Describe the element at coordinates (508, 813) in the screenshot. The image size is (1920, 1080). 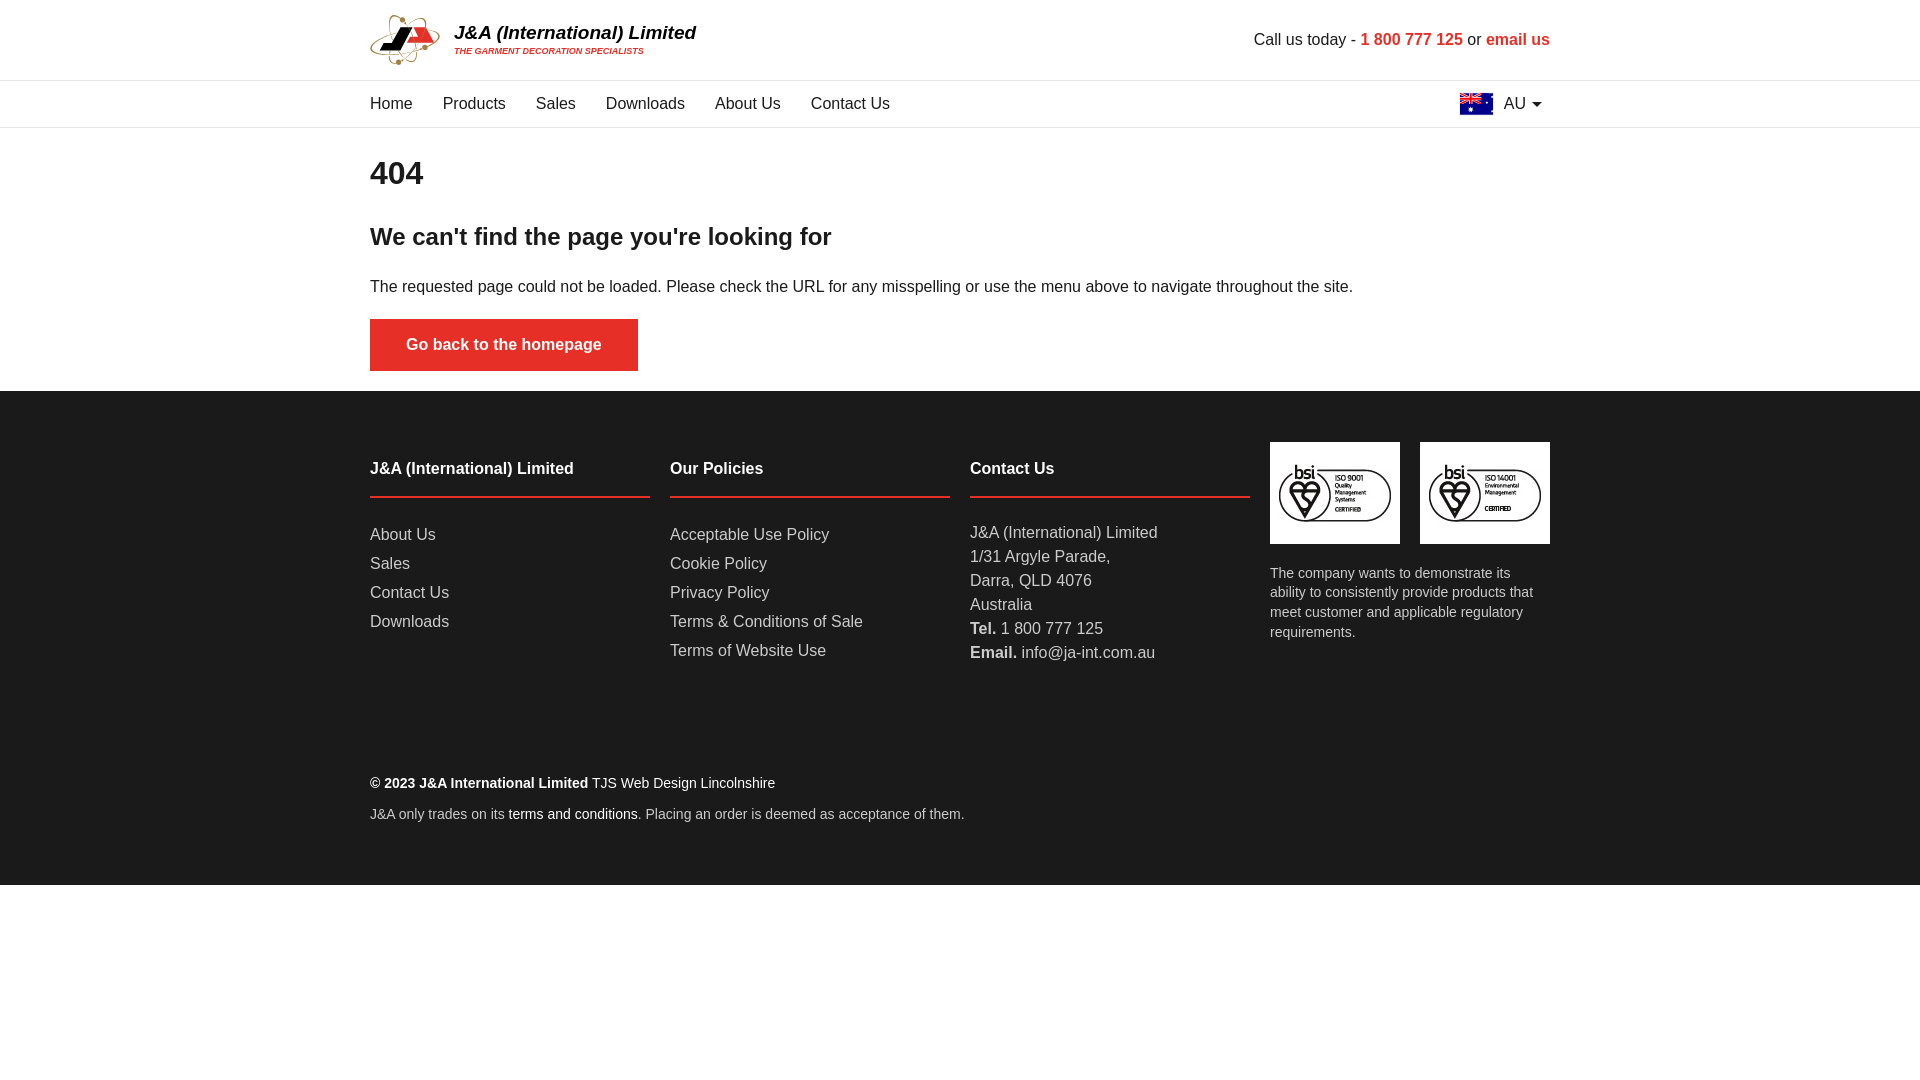
I see `'terms and conditions'` at that location.